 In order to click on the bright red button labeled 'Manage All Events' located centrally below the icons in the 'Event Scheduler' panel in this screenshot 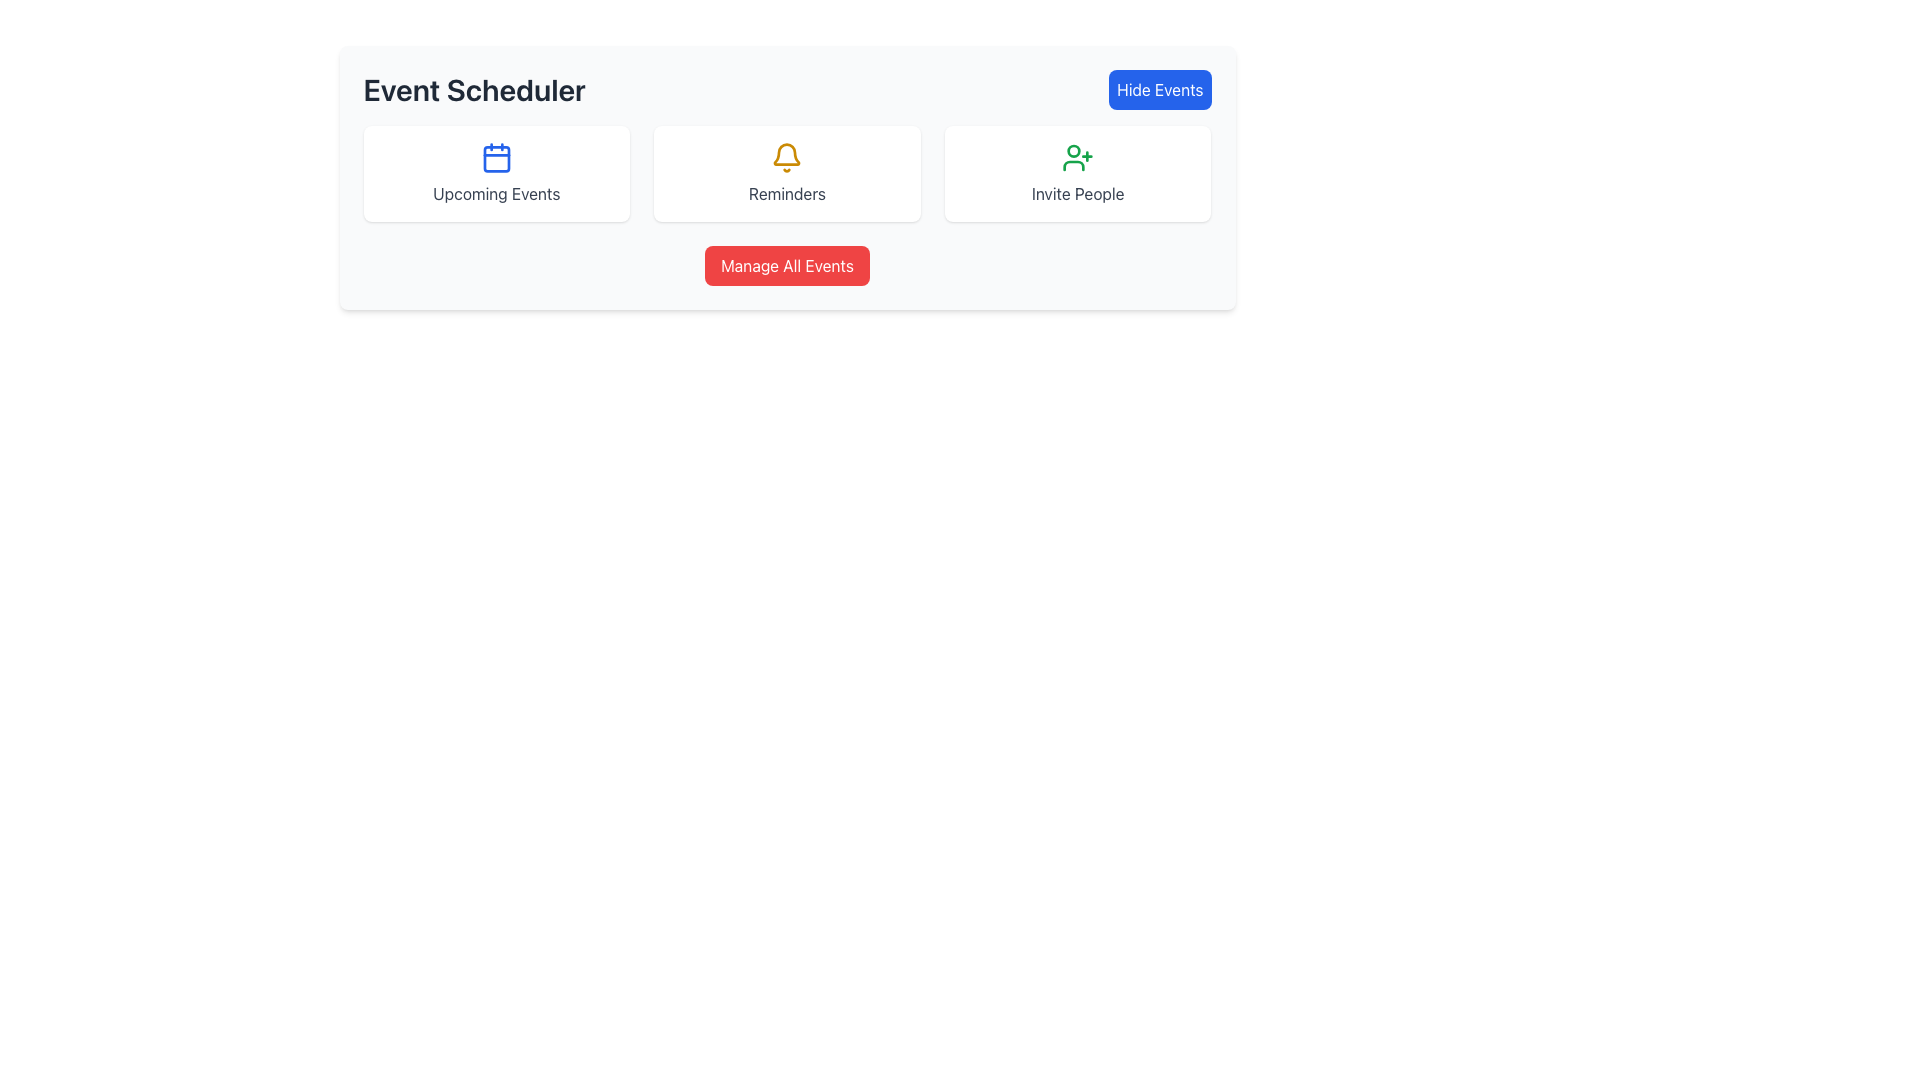, I will do `click(786, 265)`.